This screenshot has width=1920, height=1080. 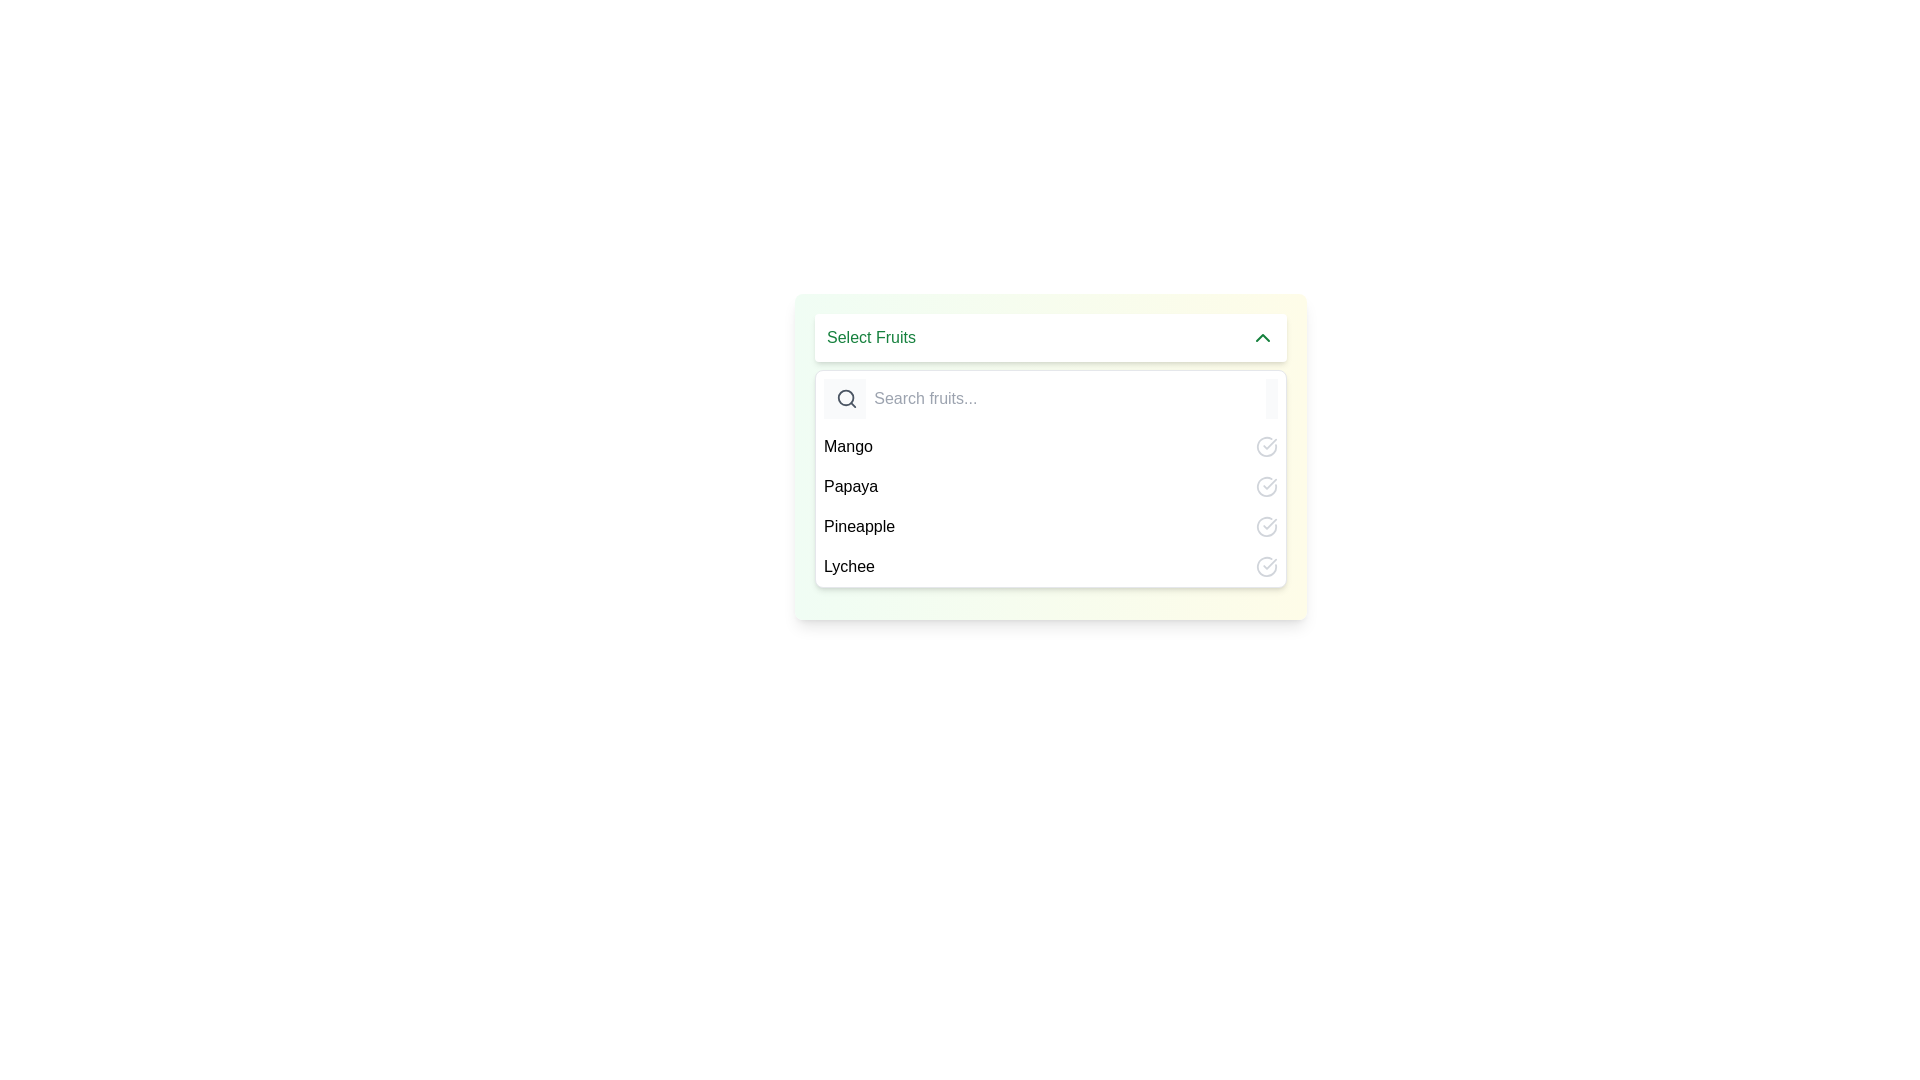 I want to click on the selection state icon for the 'Papaya' entry in the dropdown list to interact with it, so click(x=1269, y=442).